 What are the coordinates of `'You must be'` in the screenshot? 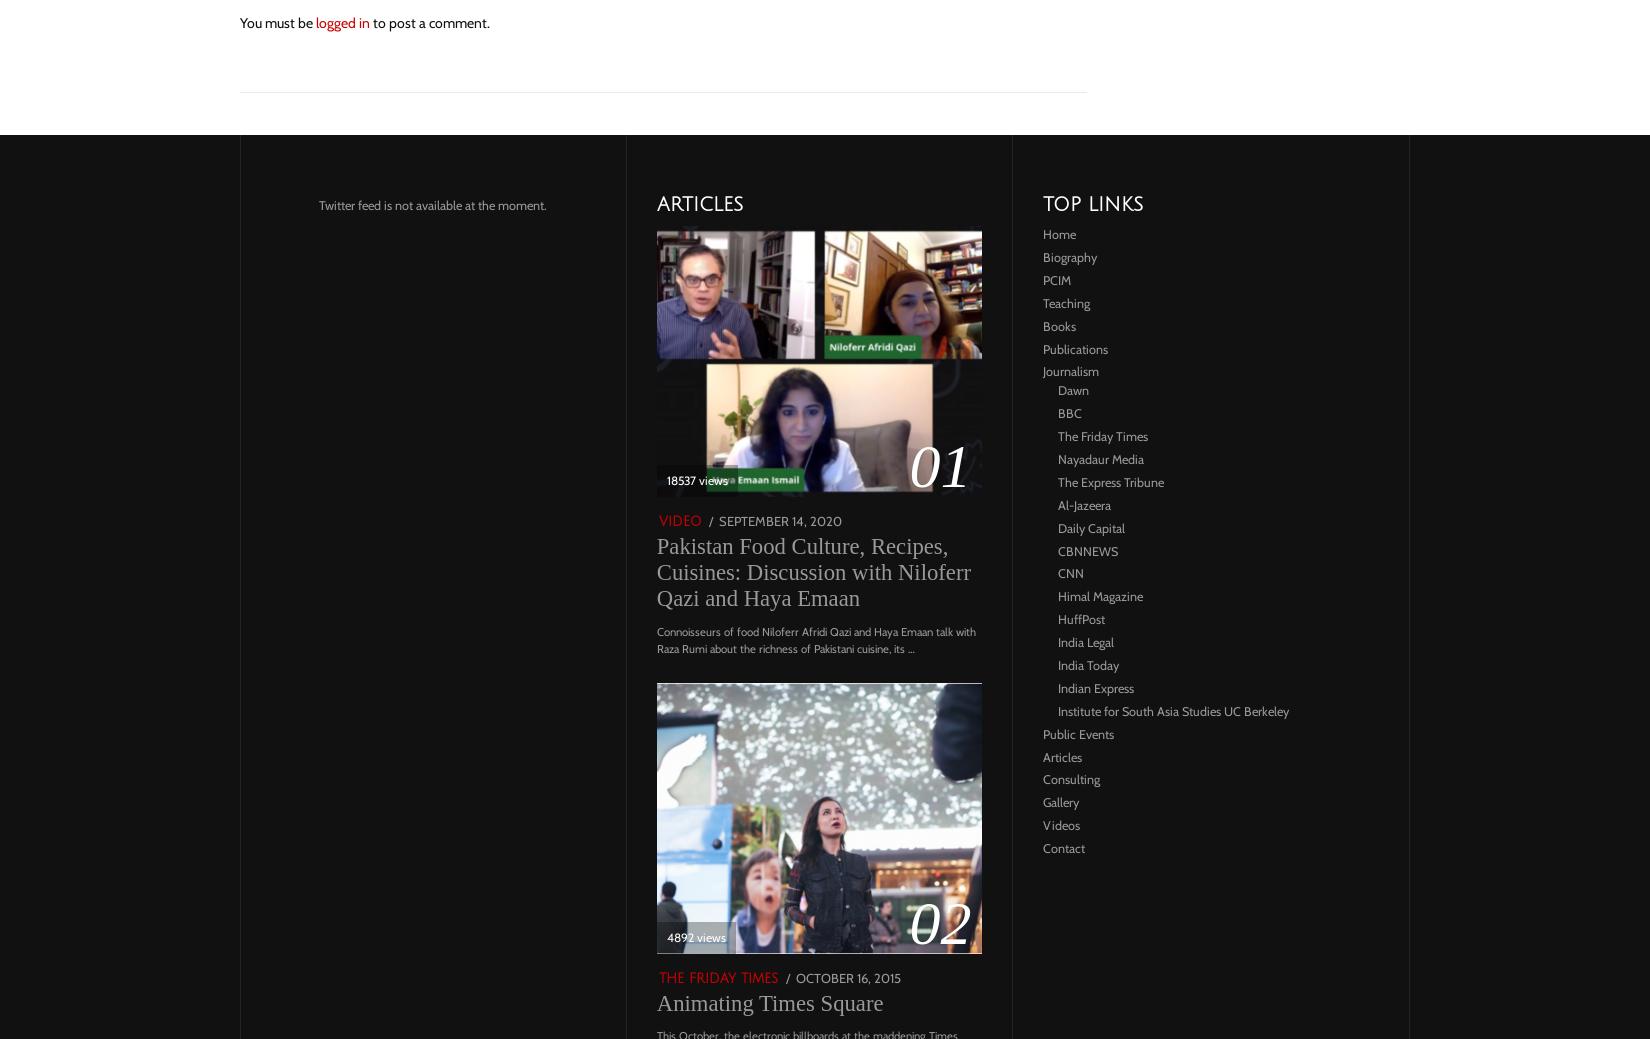 It's located at (278, 21).